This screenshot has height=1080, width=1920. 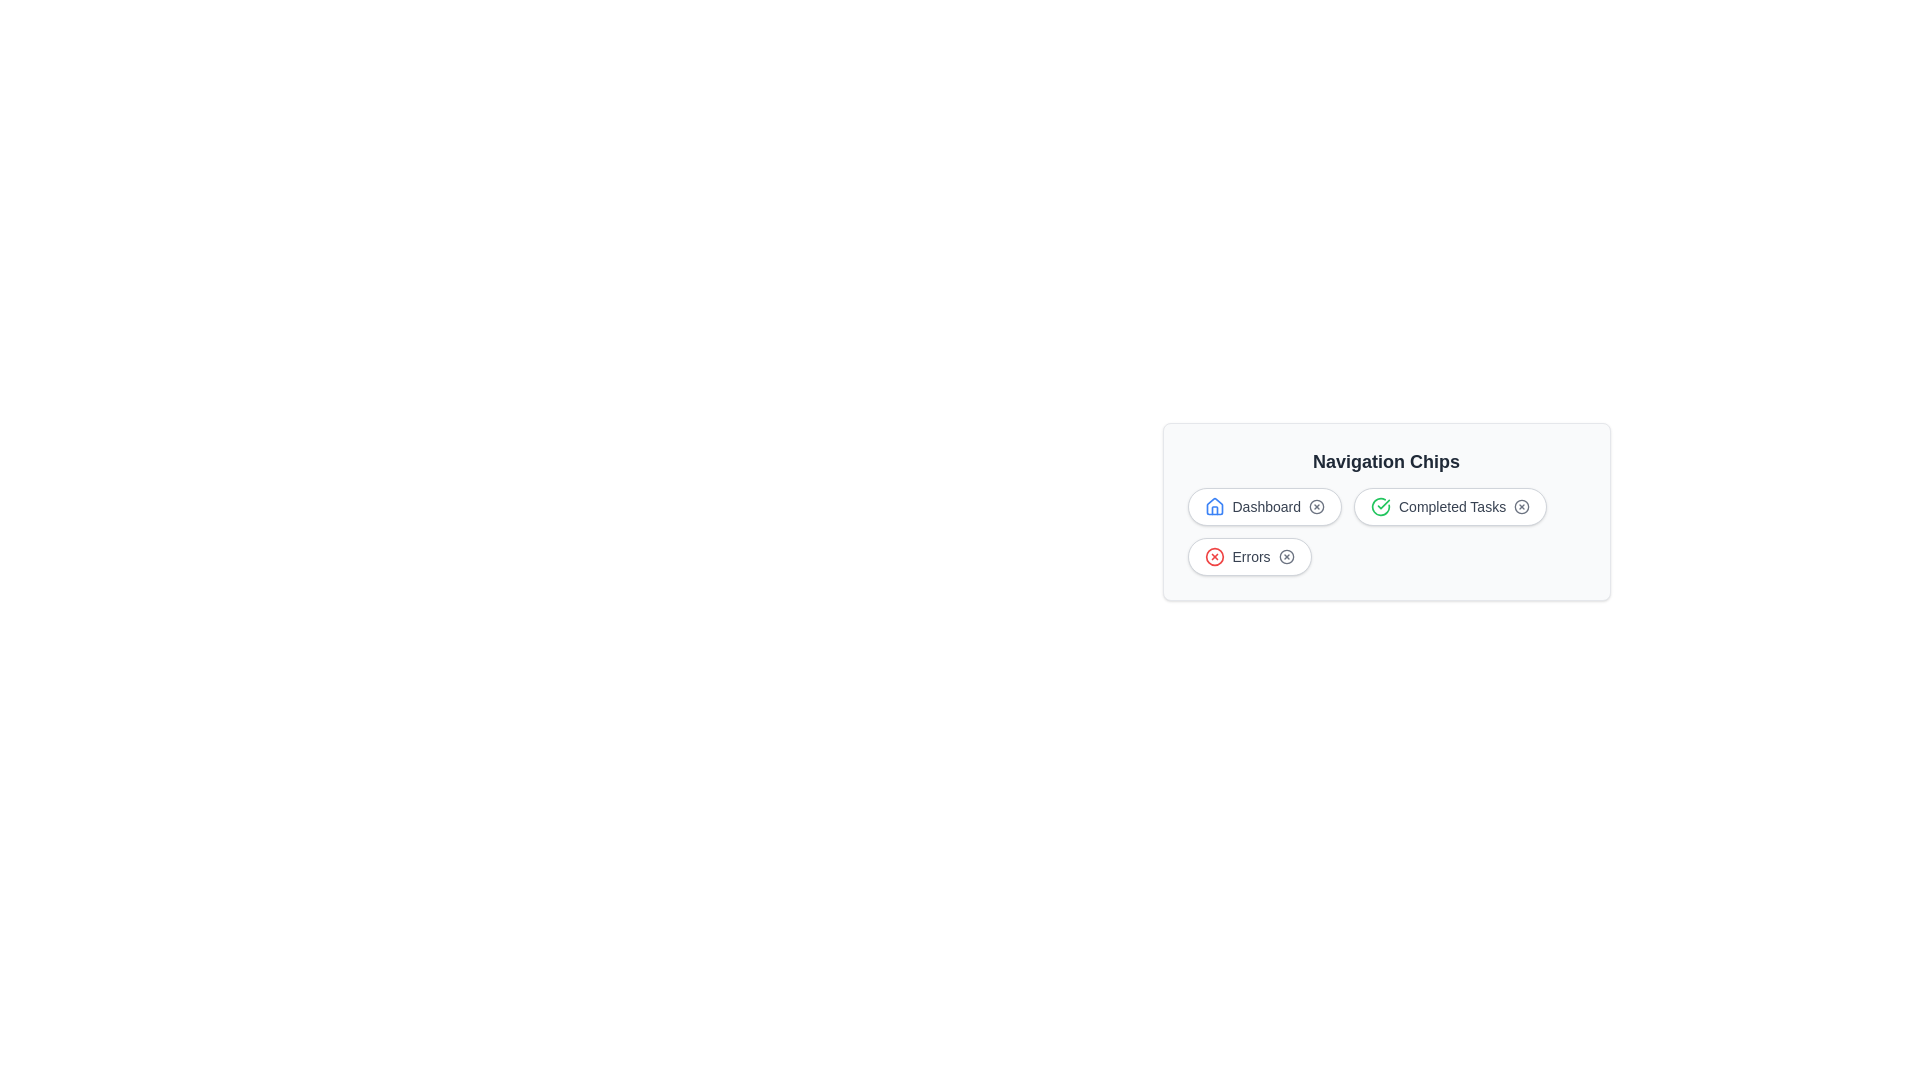 What do you see at coordinates (1286, 556) in the screenshot?
I see `close button of the chip labeled Errors` at bounding box center [1286, 556].